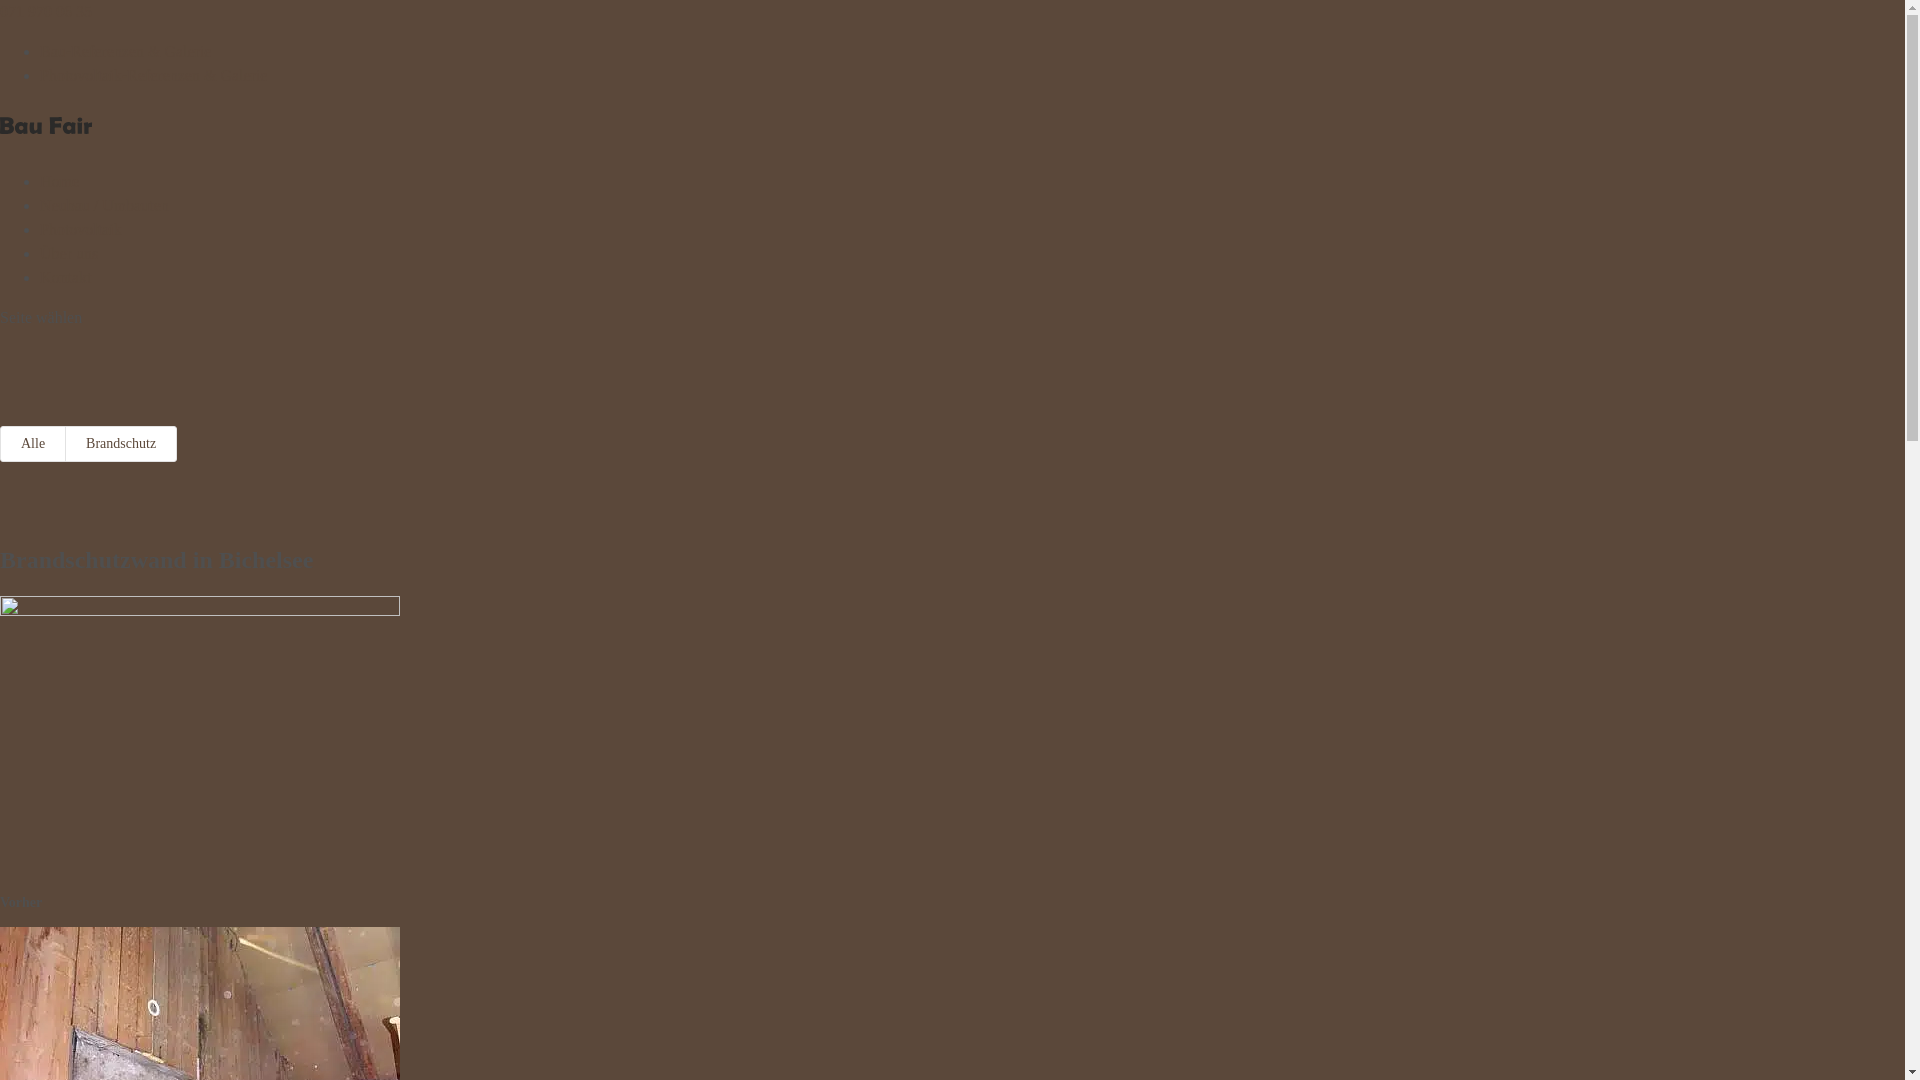 This screenshot has height=1080, width=1920. I want to click on 'Photovoltaik', so click(39, 228).